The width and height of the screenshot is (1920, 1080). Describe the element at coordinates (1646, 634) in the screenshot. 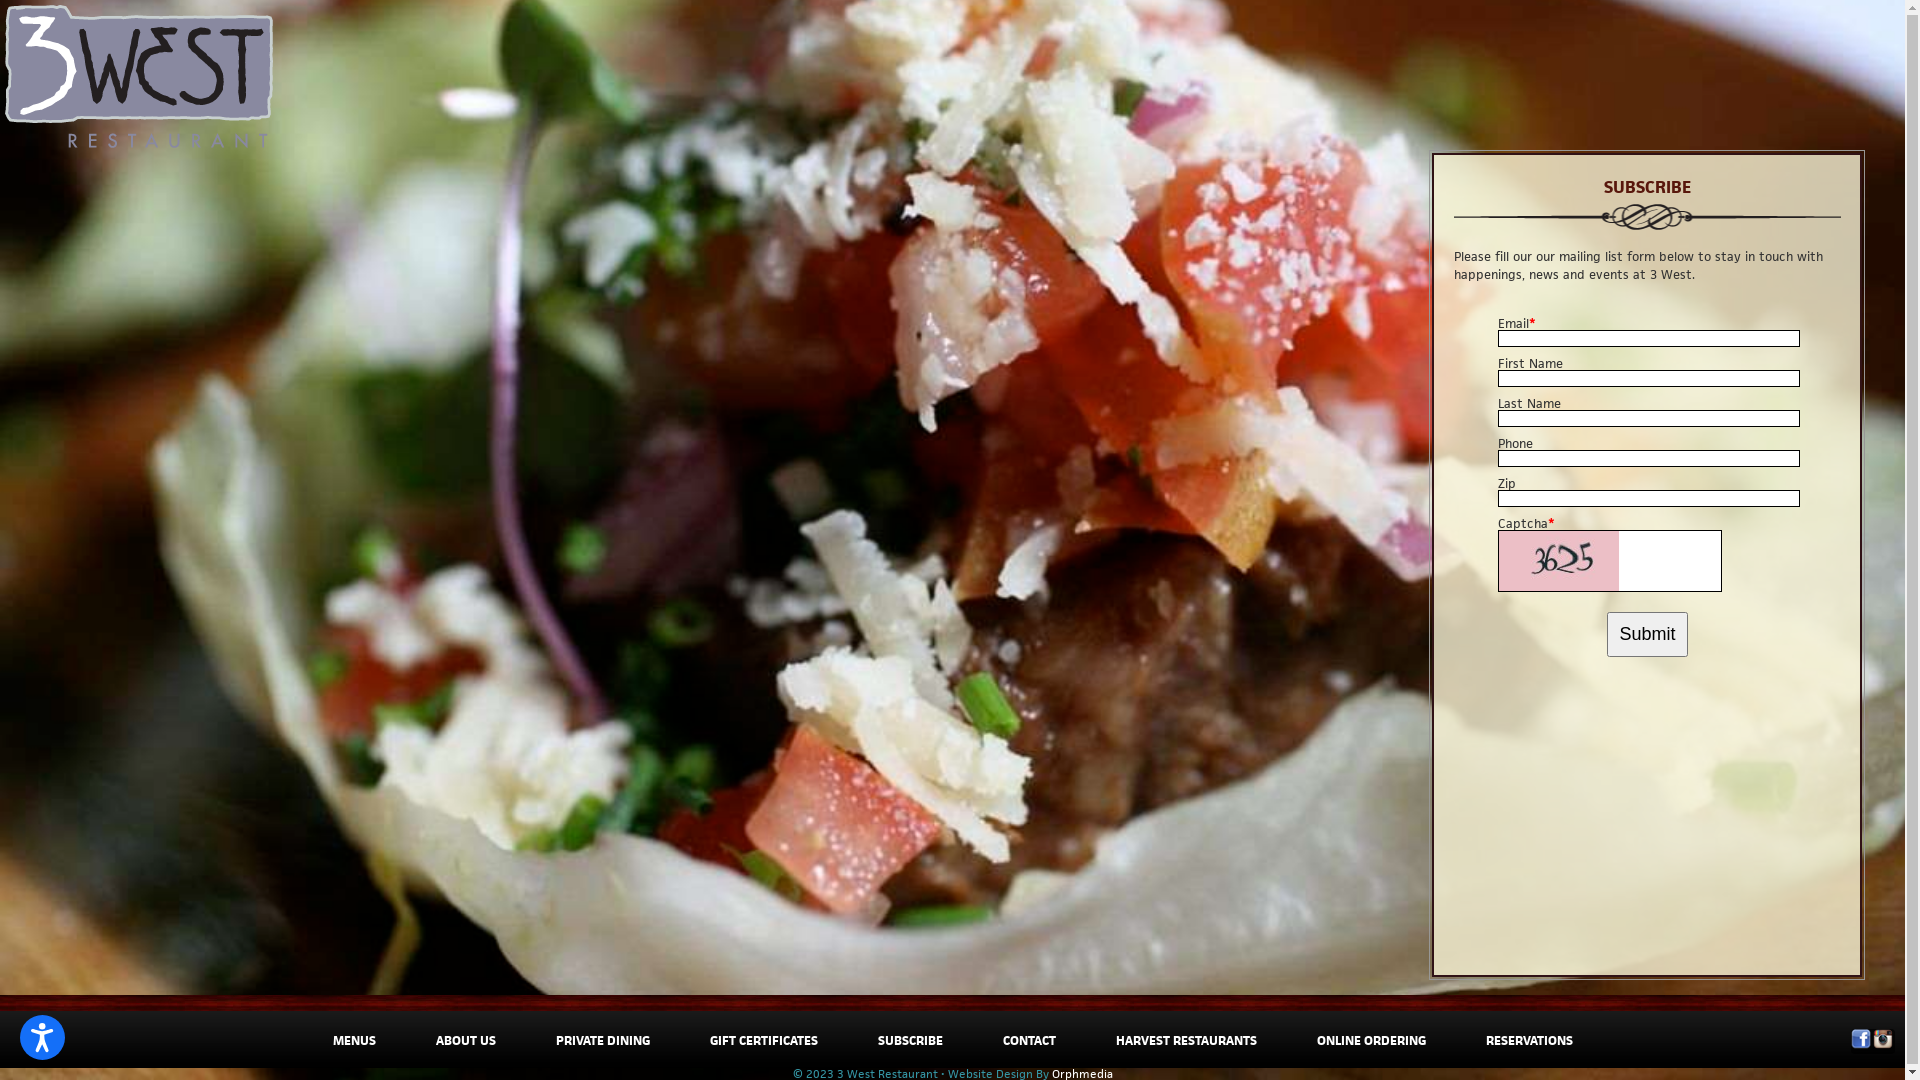

I see `'Submit'` at that location.